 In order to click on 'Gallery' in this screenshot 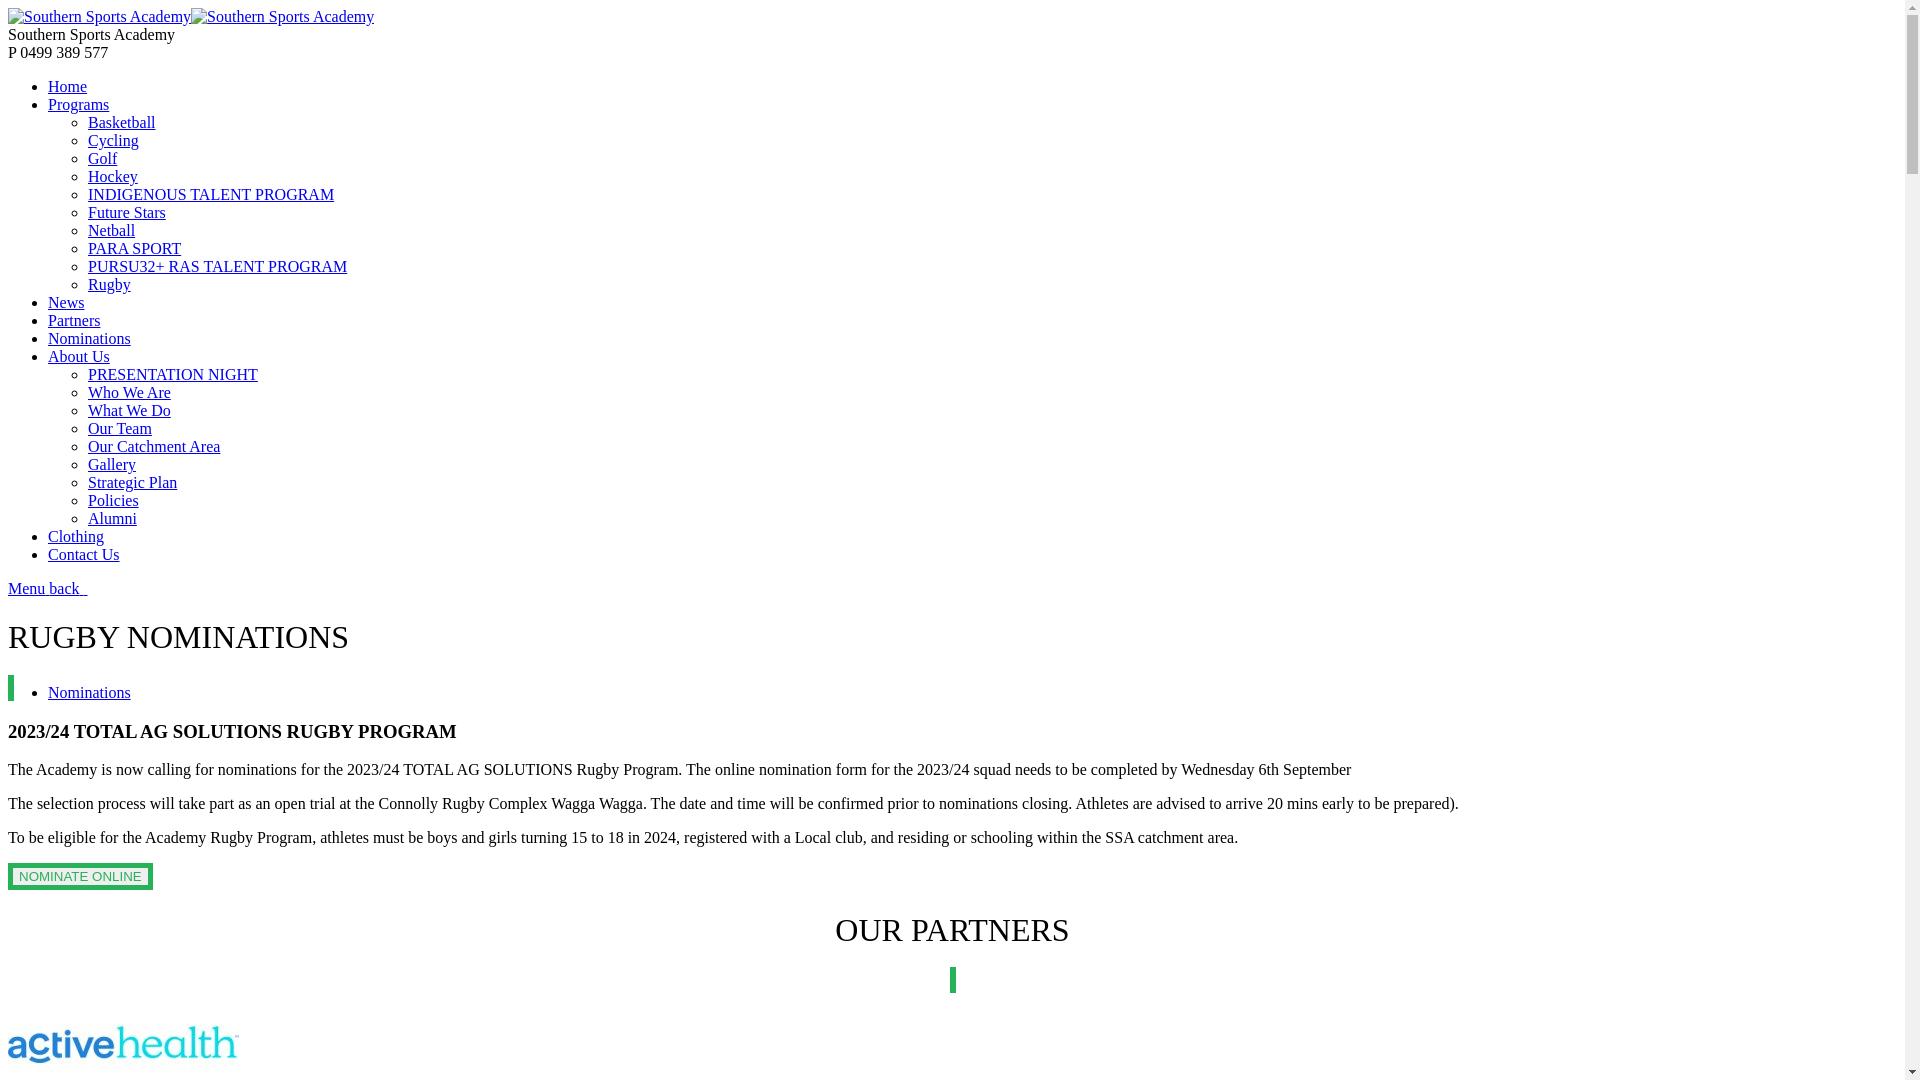, I will do `click(110, 464)`.